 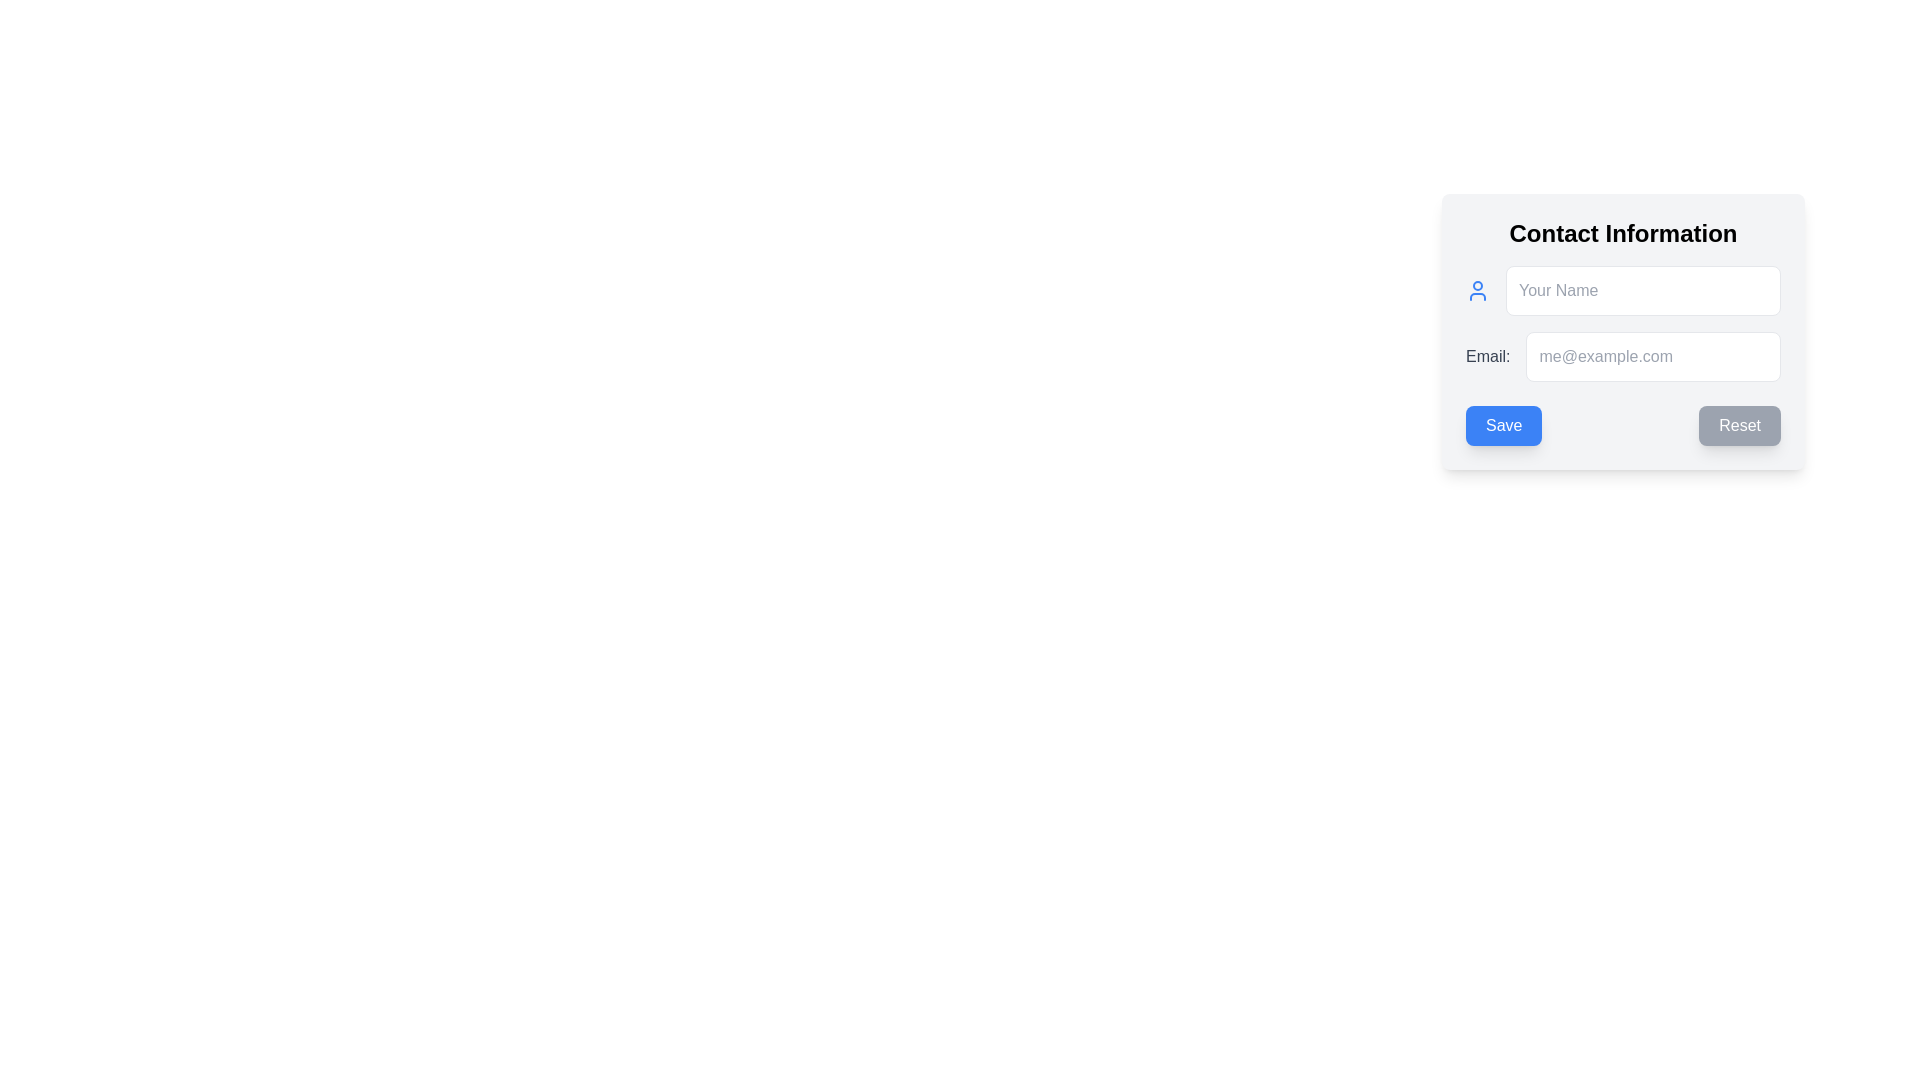 What do you see at coordinates (1488, 356) in the screenshot?
I see `text of the label 'Email:' which is styled in gray color and positioned to the left of the email input field` at bounding box center [1488, 356].